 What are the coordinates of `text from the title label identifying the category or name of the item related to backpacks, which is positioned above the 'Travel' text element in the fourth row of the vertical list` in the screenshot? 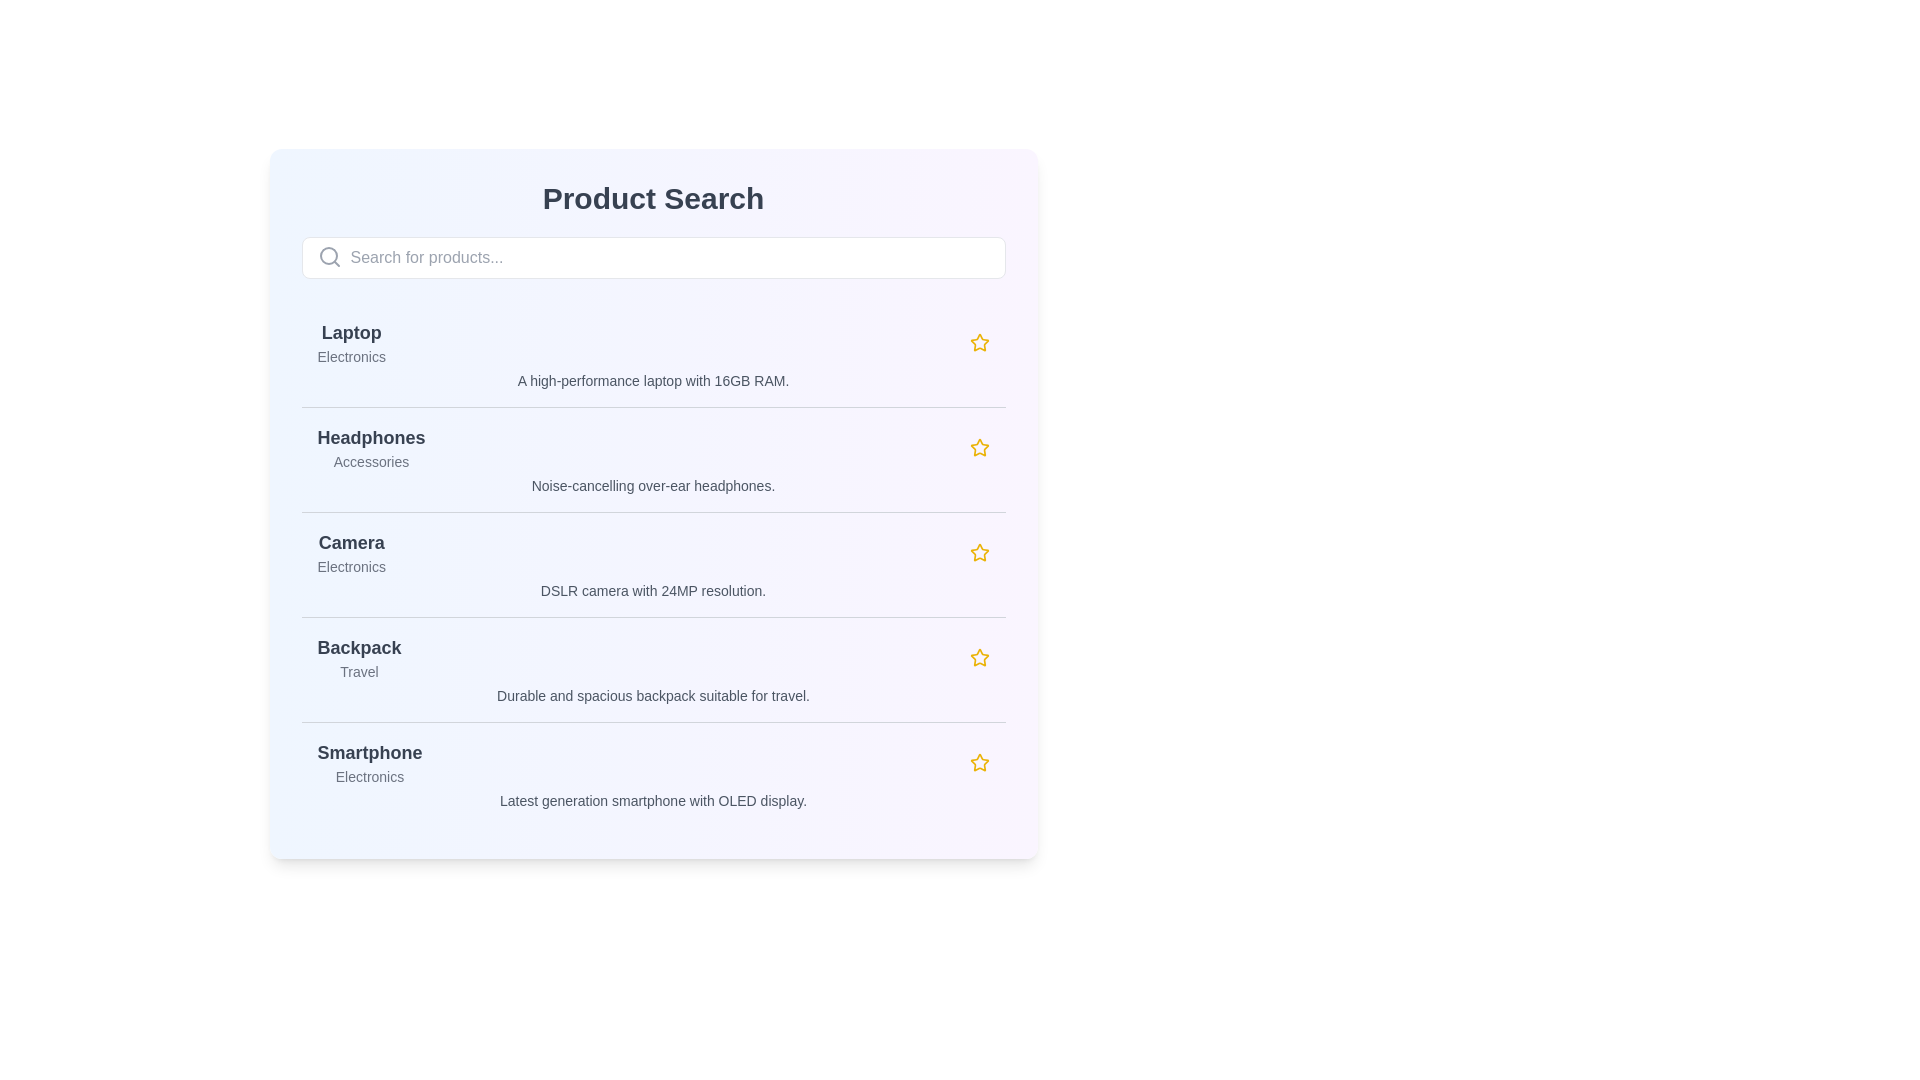 It's located at (359, 648).